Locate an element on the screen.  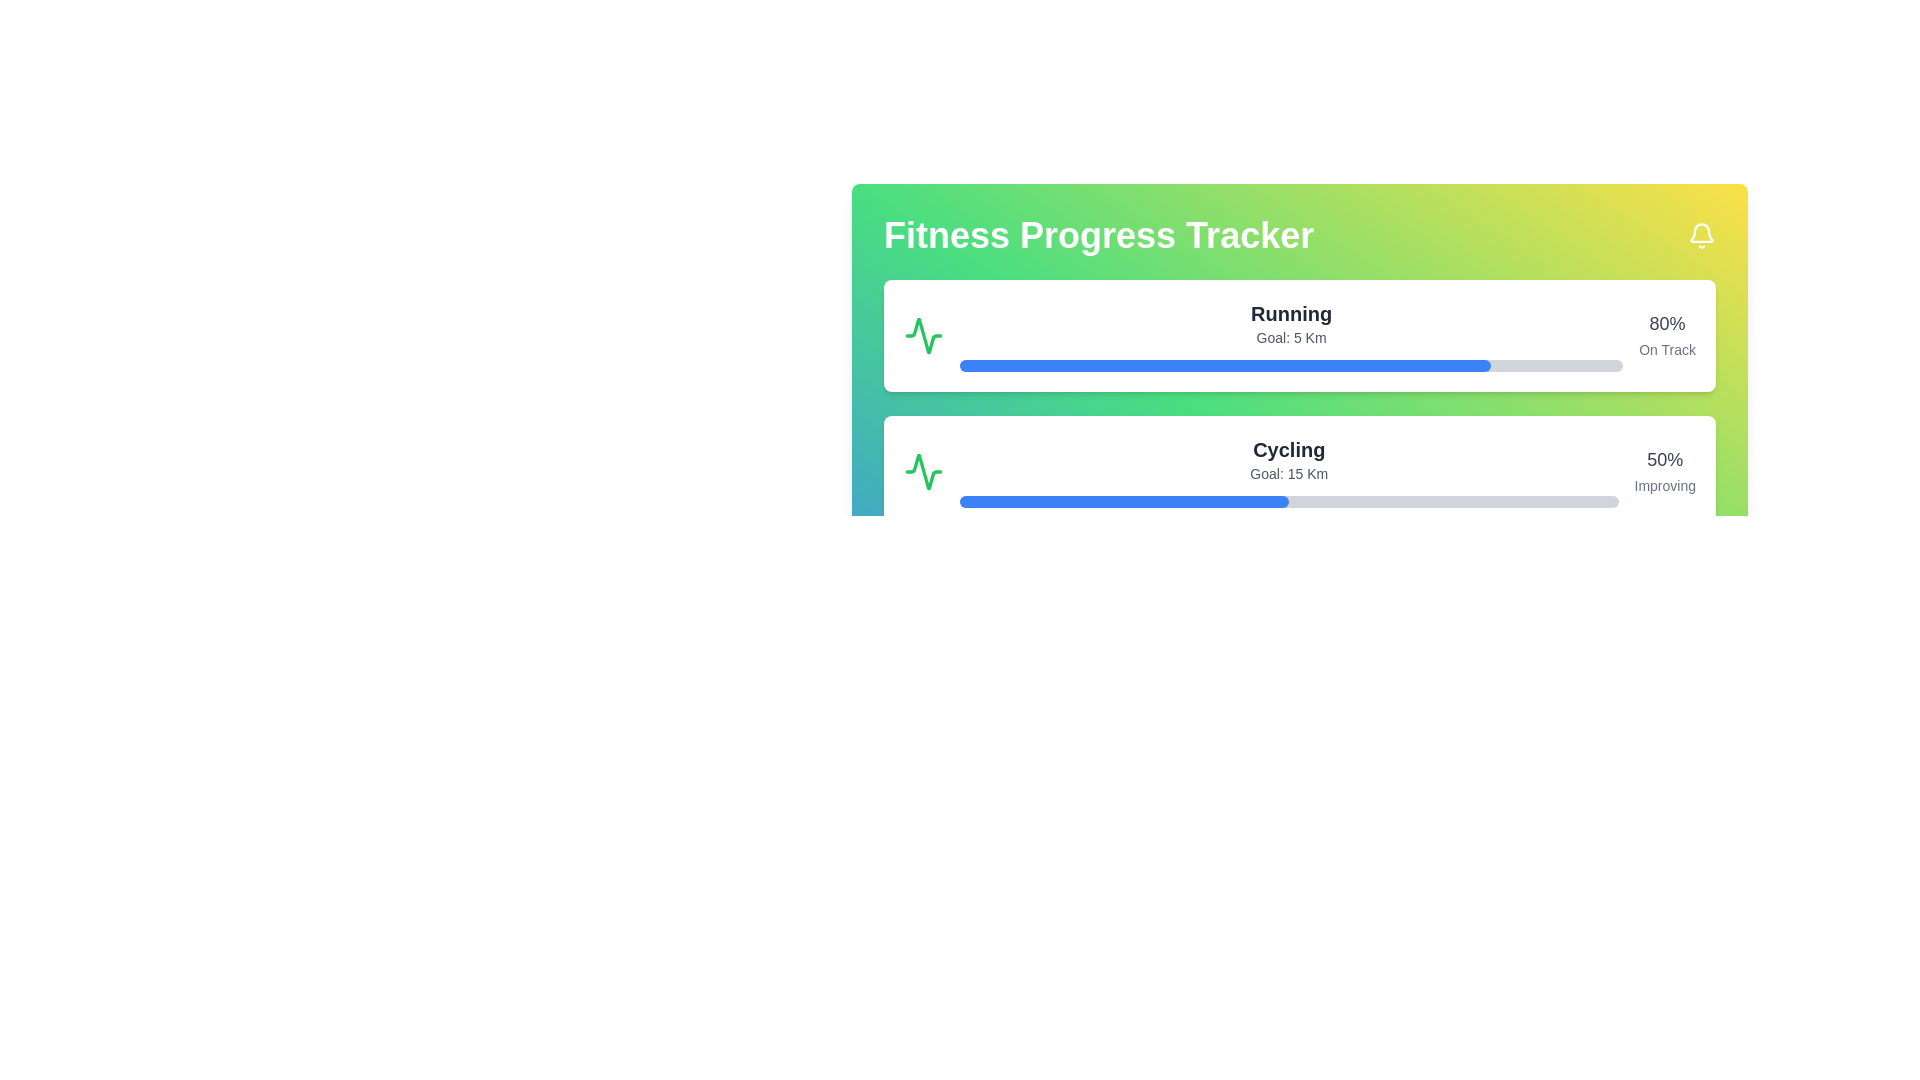
the green graphical icon representing the 'Running' activity, located above the text 'Running' and to the left of a progress bar is located at coordinates (923, 334).